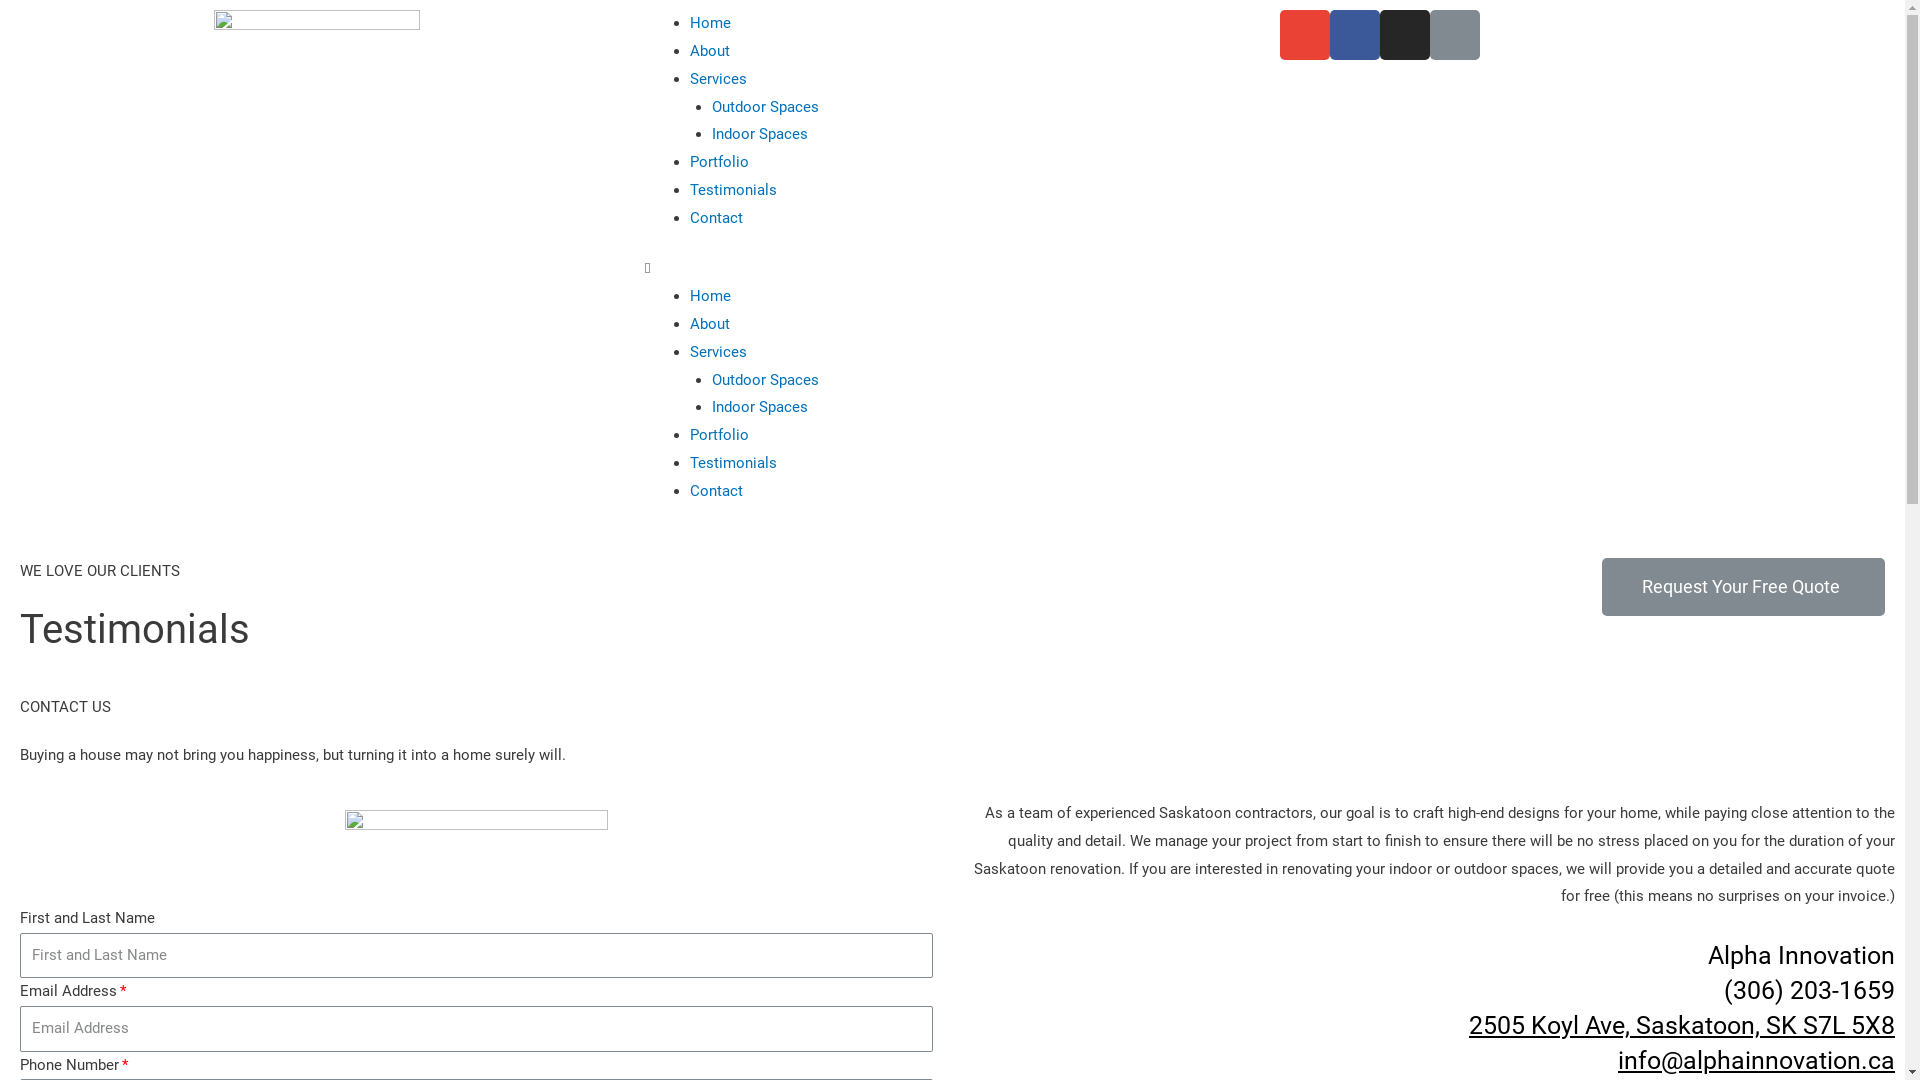 Image resolution: width=1920 pixels, height=1080 pixels. I want to click on 'Testimonials', so click(732, 189).